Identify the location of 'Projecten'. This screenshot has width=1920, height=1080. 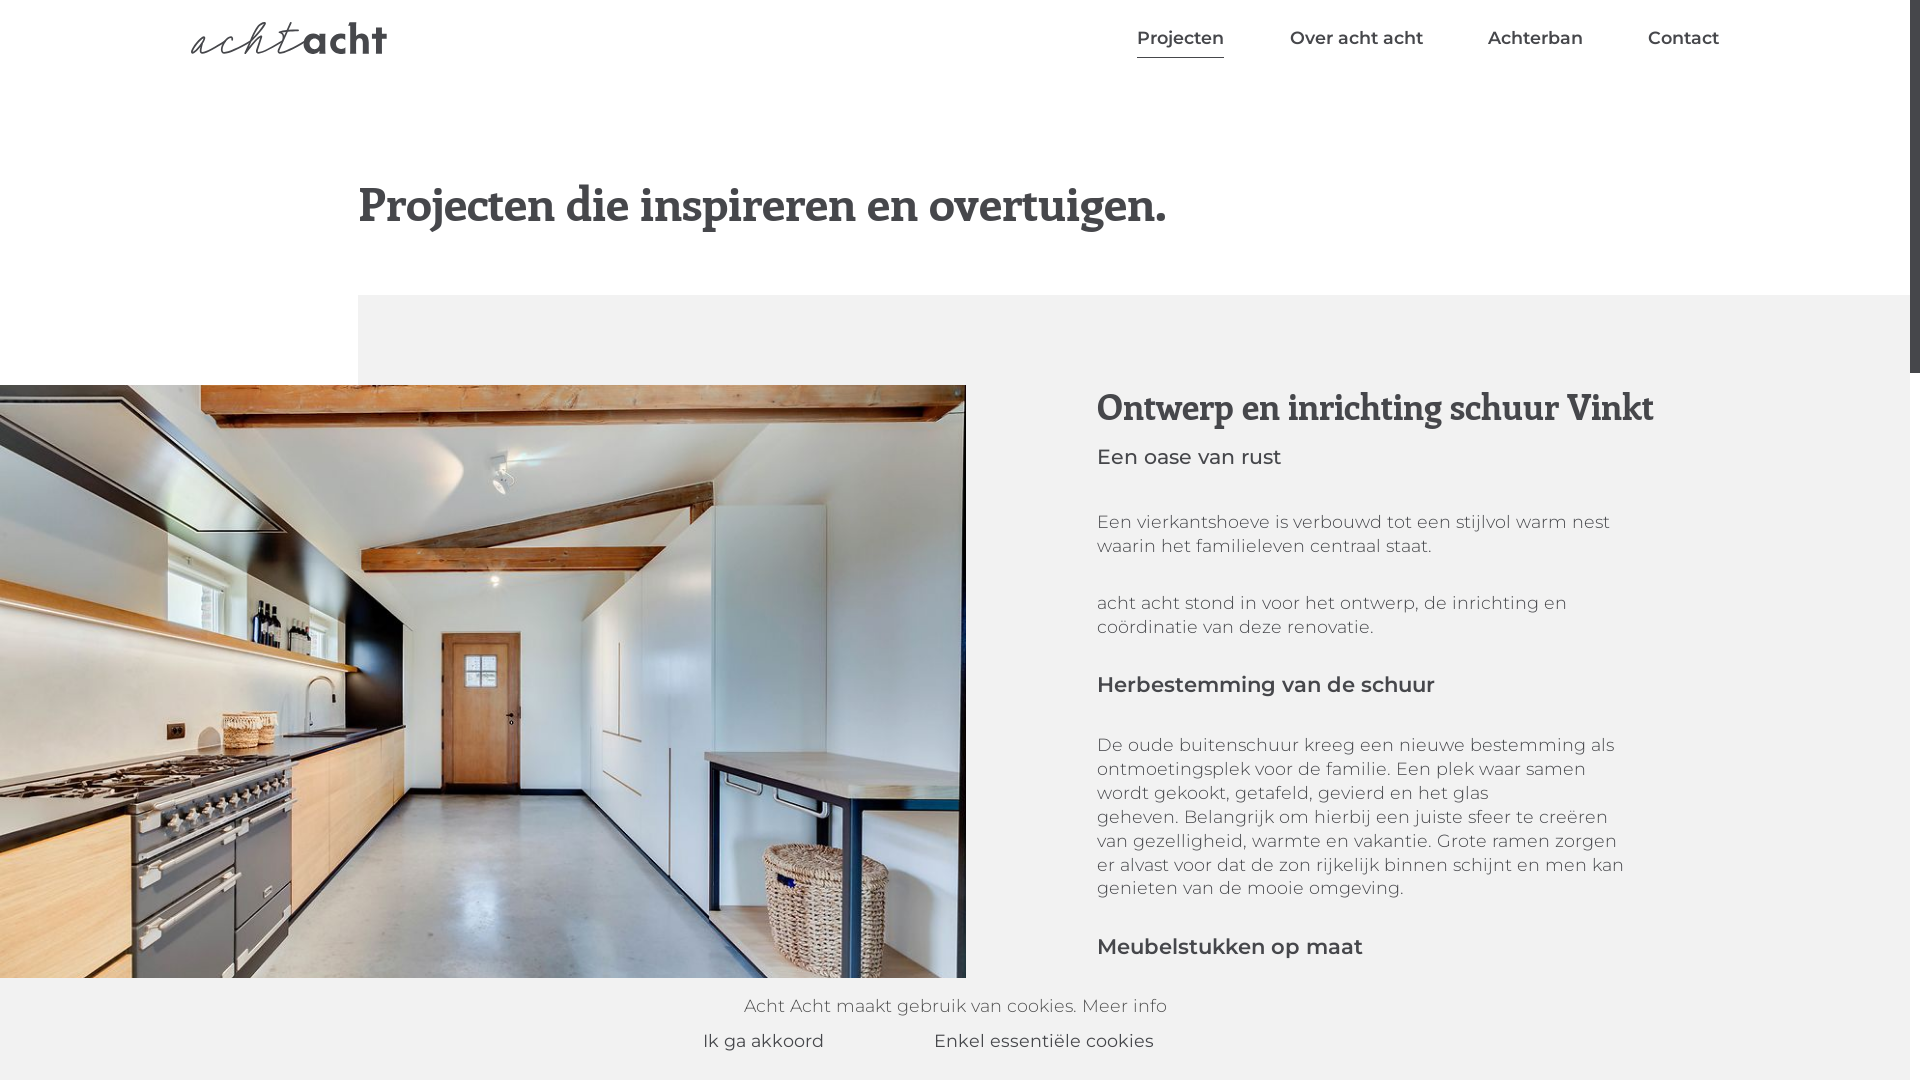
(1180, 38).